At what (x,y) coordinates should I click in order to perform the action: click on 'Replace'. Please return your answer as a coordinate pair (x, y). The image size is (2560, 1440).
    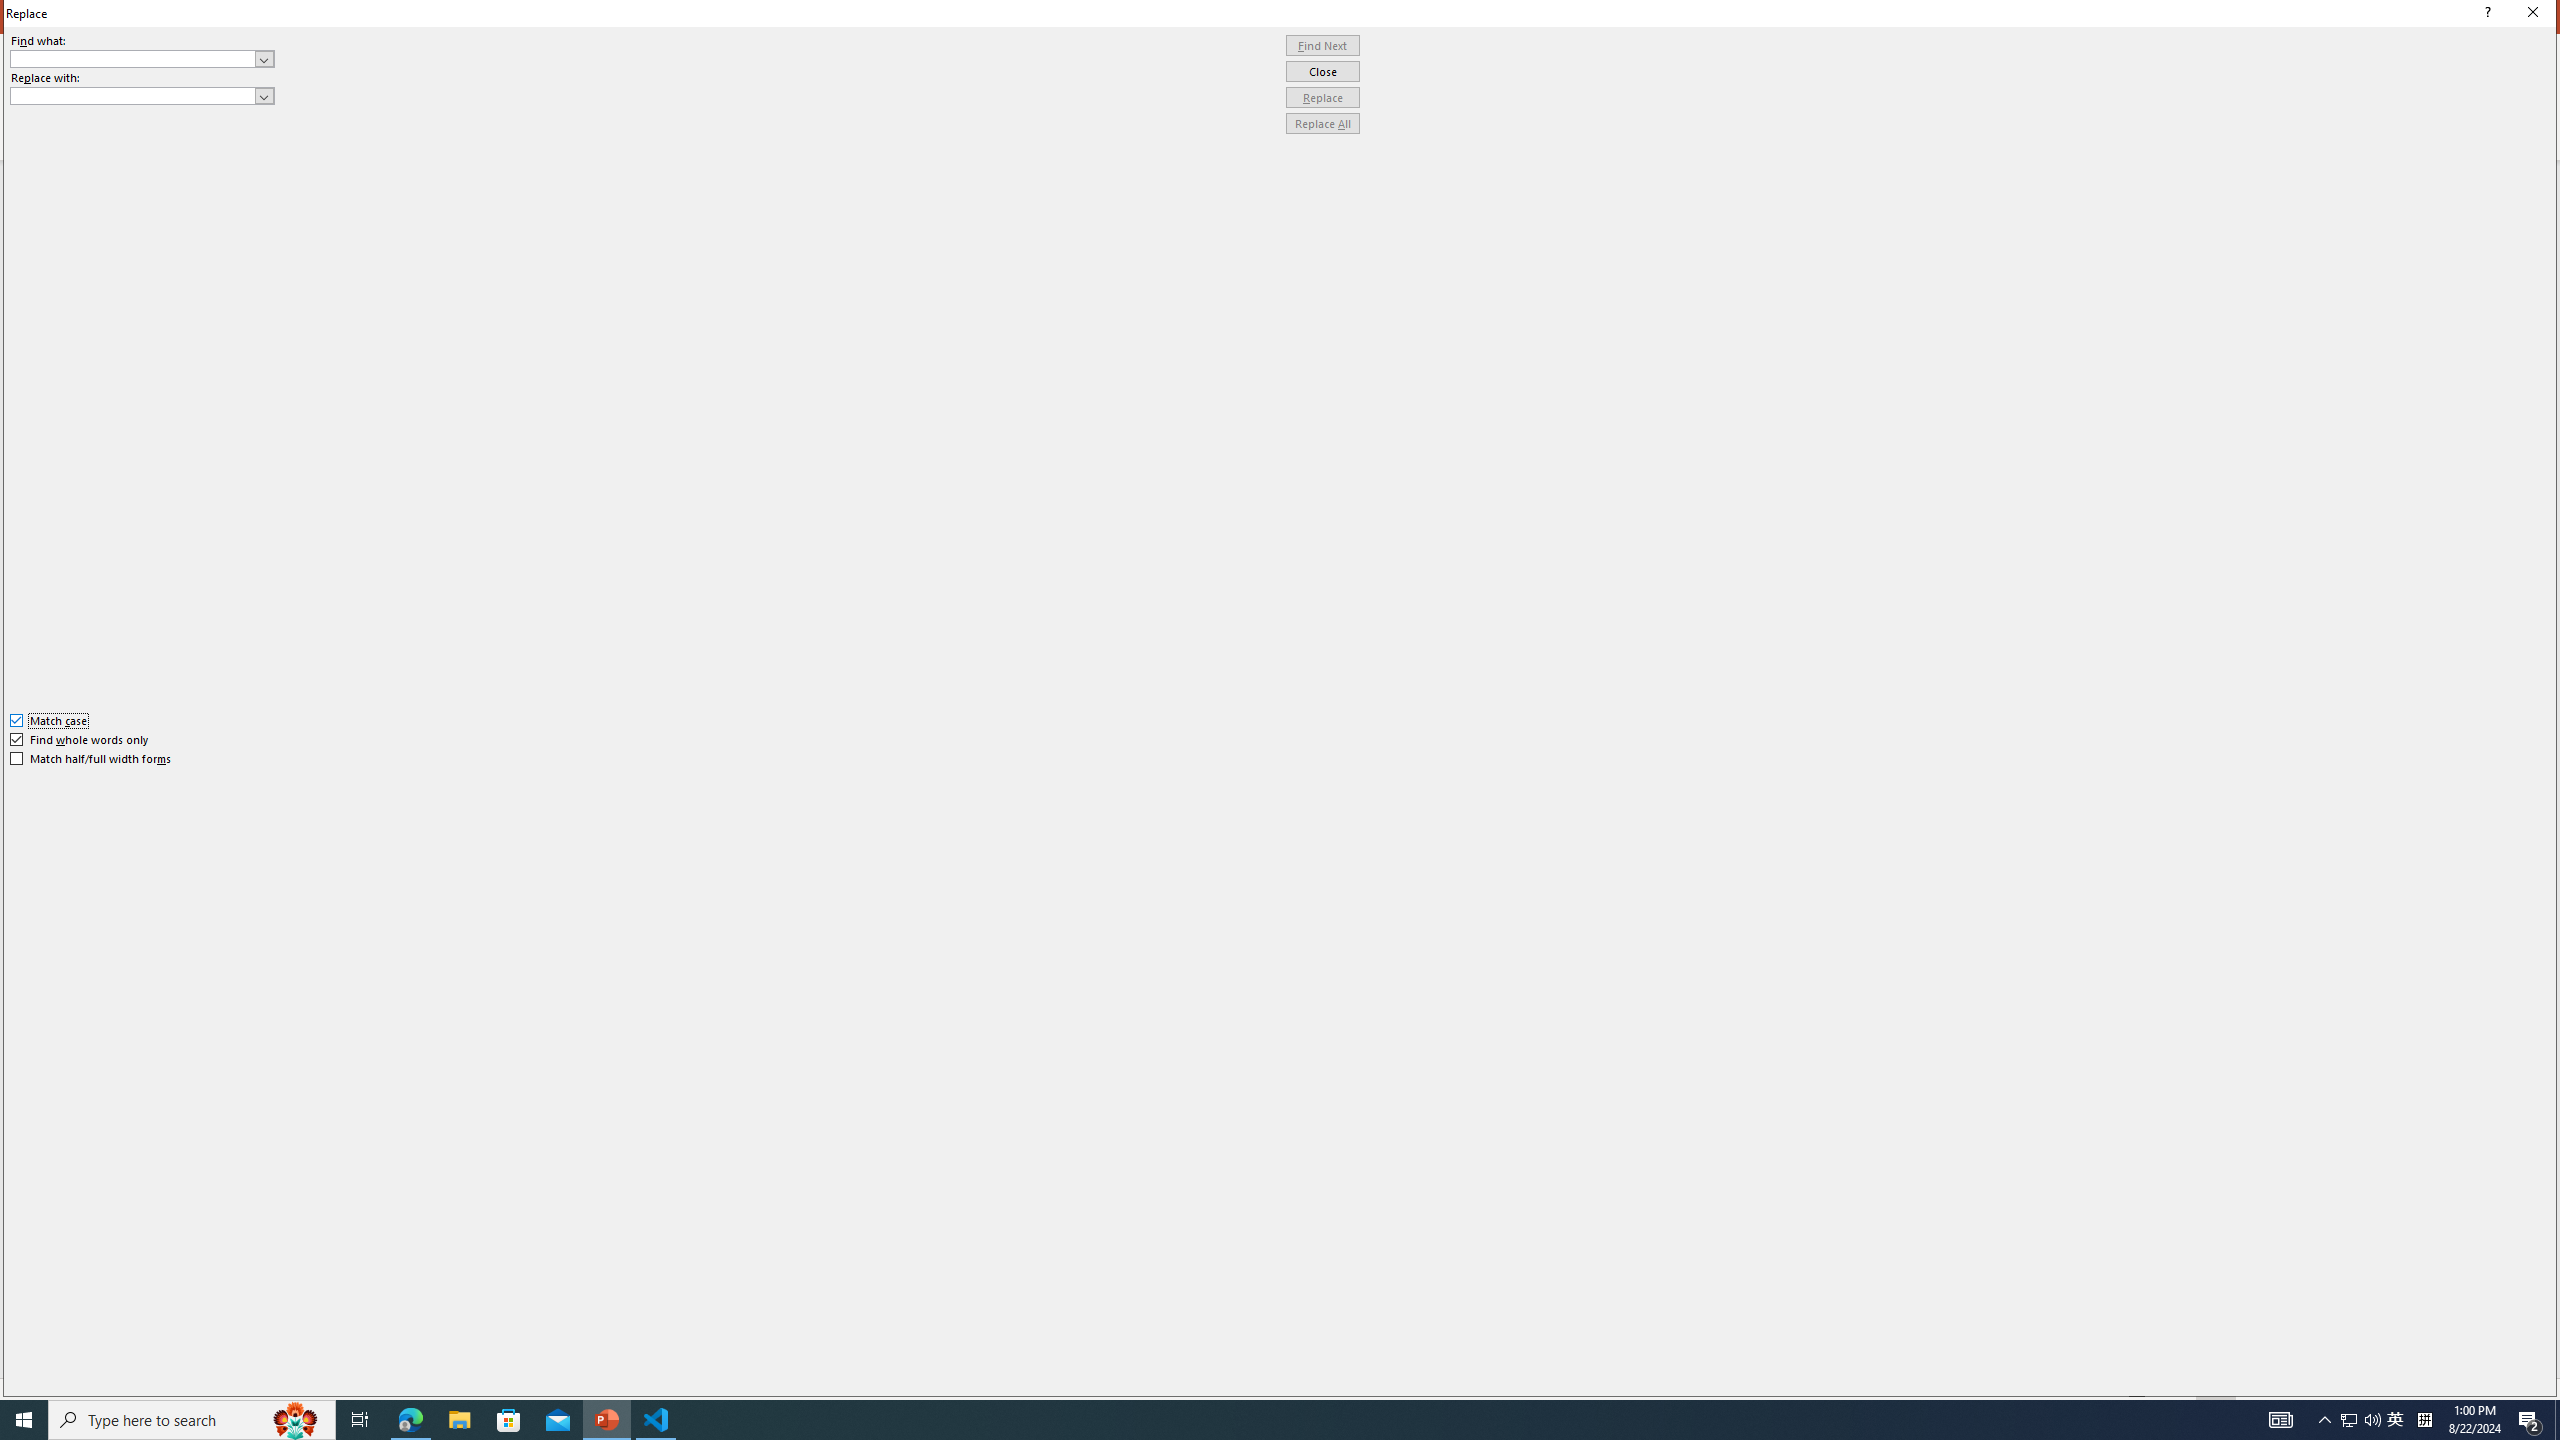
    Looking at the image, I should click on (1322, 96).